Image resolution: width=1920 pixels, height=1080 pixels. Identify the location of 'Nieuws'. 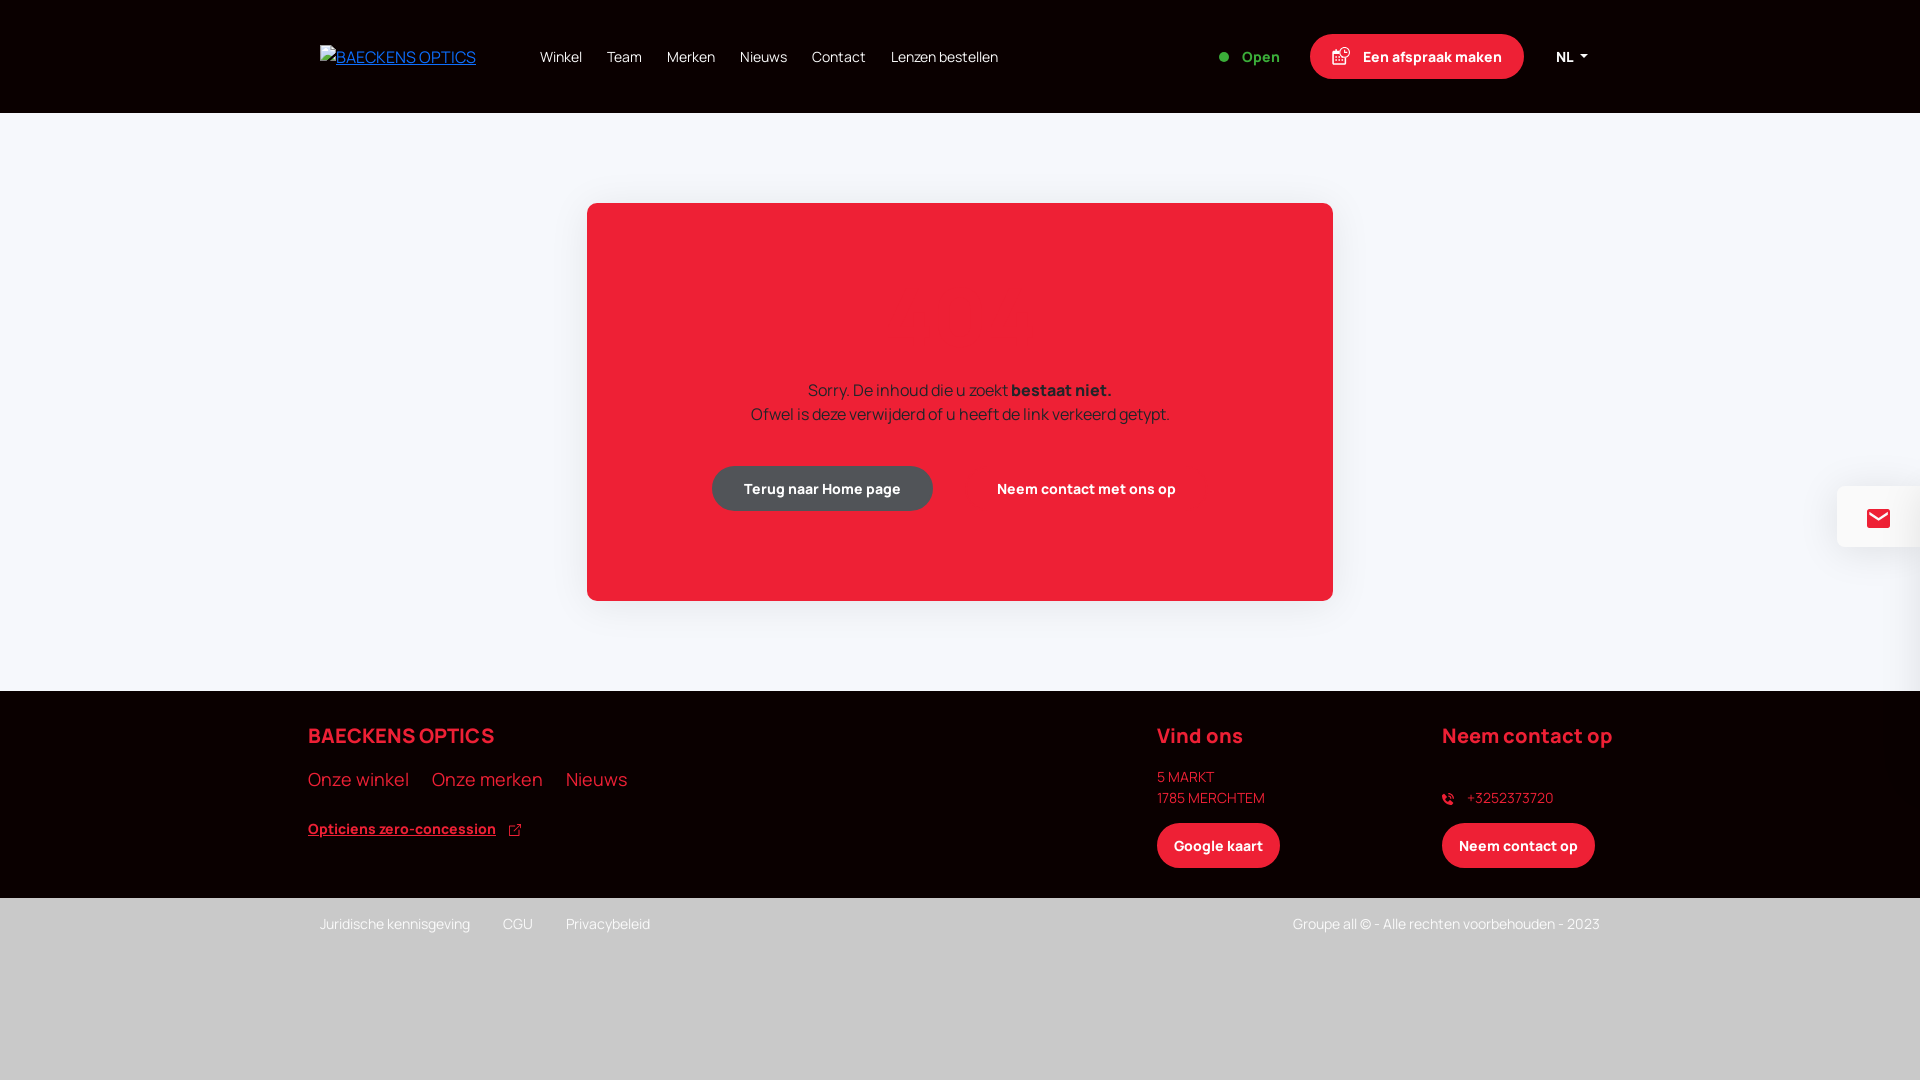
(595, 778).